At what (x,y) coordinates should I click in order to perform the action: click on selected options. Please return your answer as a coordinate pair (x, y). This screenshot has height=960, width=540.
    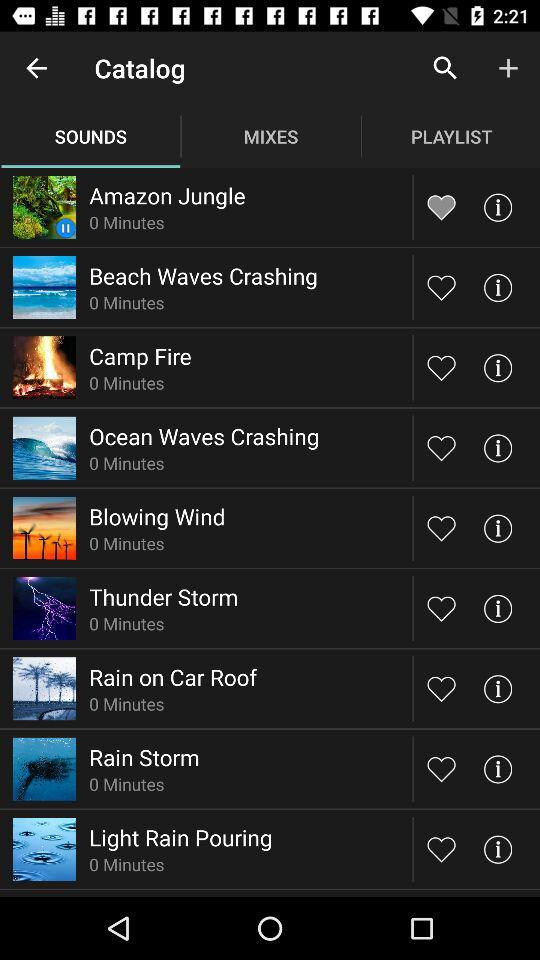
    Looking at the image, I should click on (441, 767).